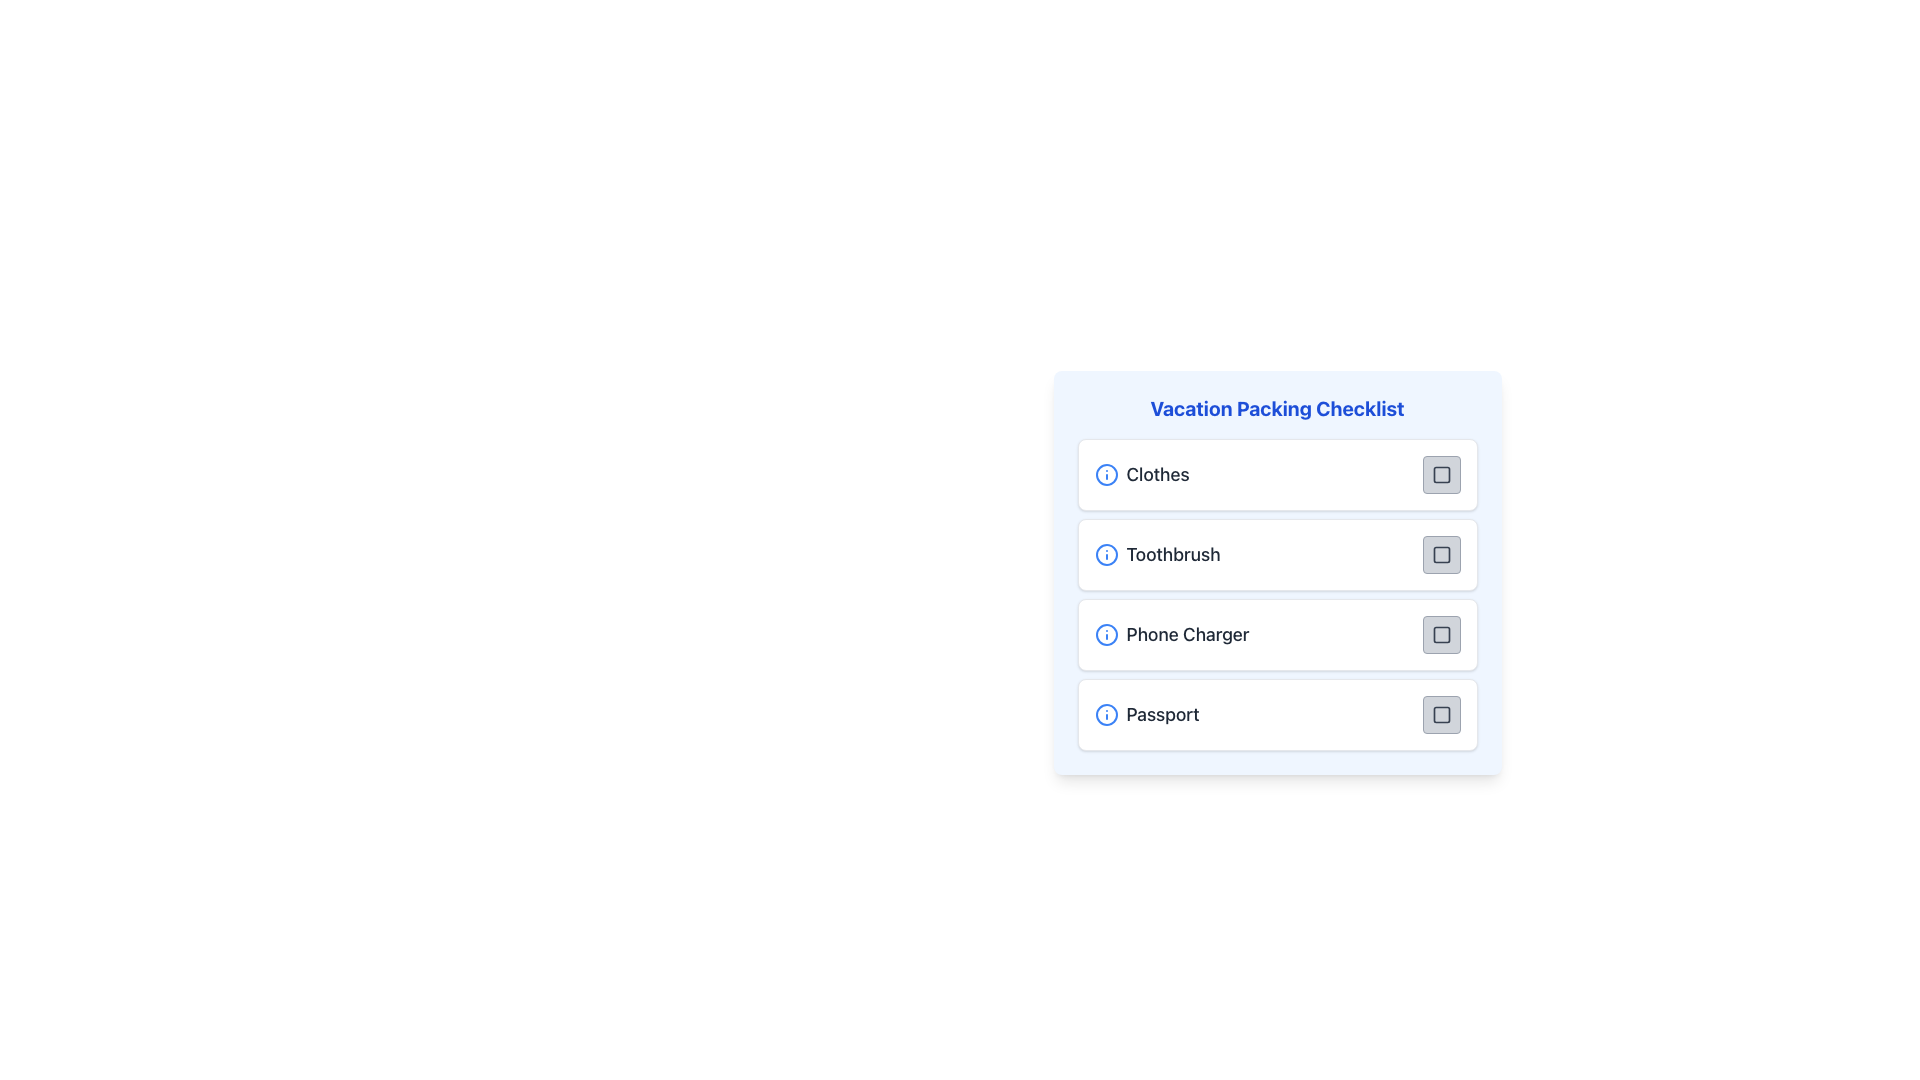 The image size is (1920, 1080). What do you see at coordinates (1441, 474) in the screenshot?
I see `the interactive checkbox for the 'Clothes' item in the 'Vacation Packing Checklist' for accessibility navigation purposes` at bounding box center [1441, 474].